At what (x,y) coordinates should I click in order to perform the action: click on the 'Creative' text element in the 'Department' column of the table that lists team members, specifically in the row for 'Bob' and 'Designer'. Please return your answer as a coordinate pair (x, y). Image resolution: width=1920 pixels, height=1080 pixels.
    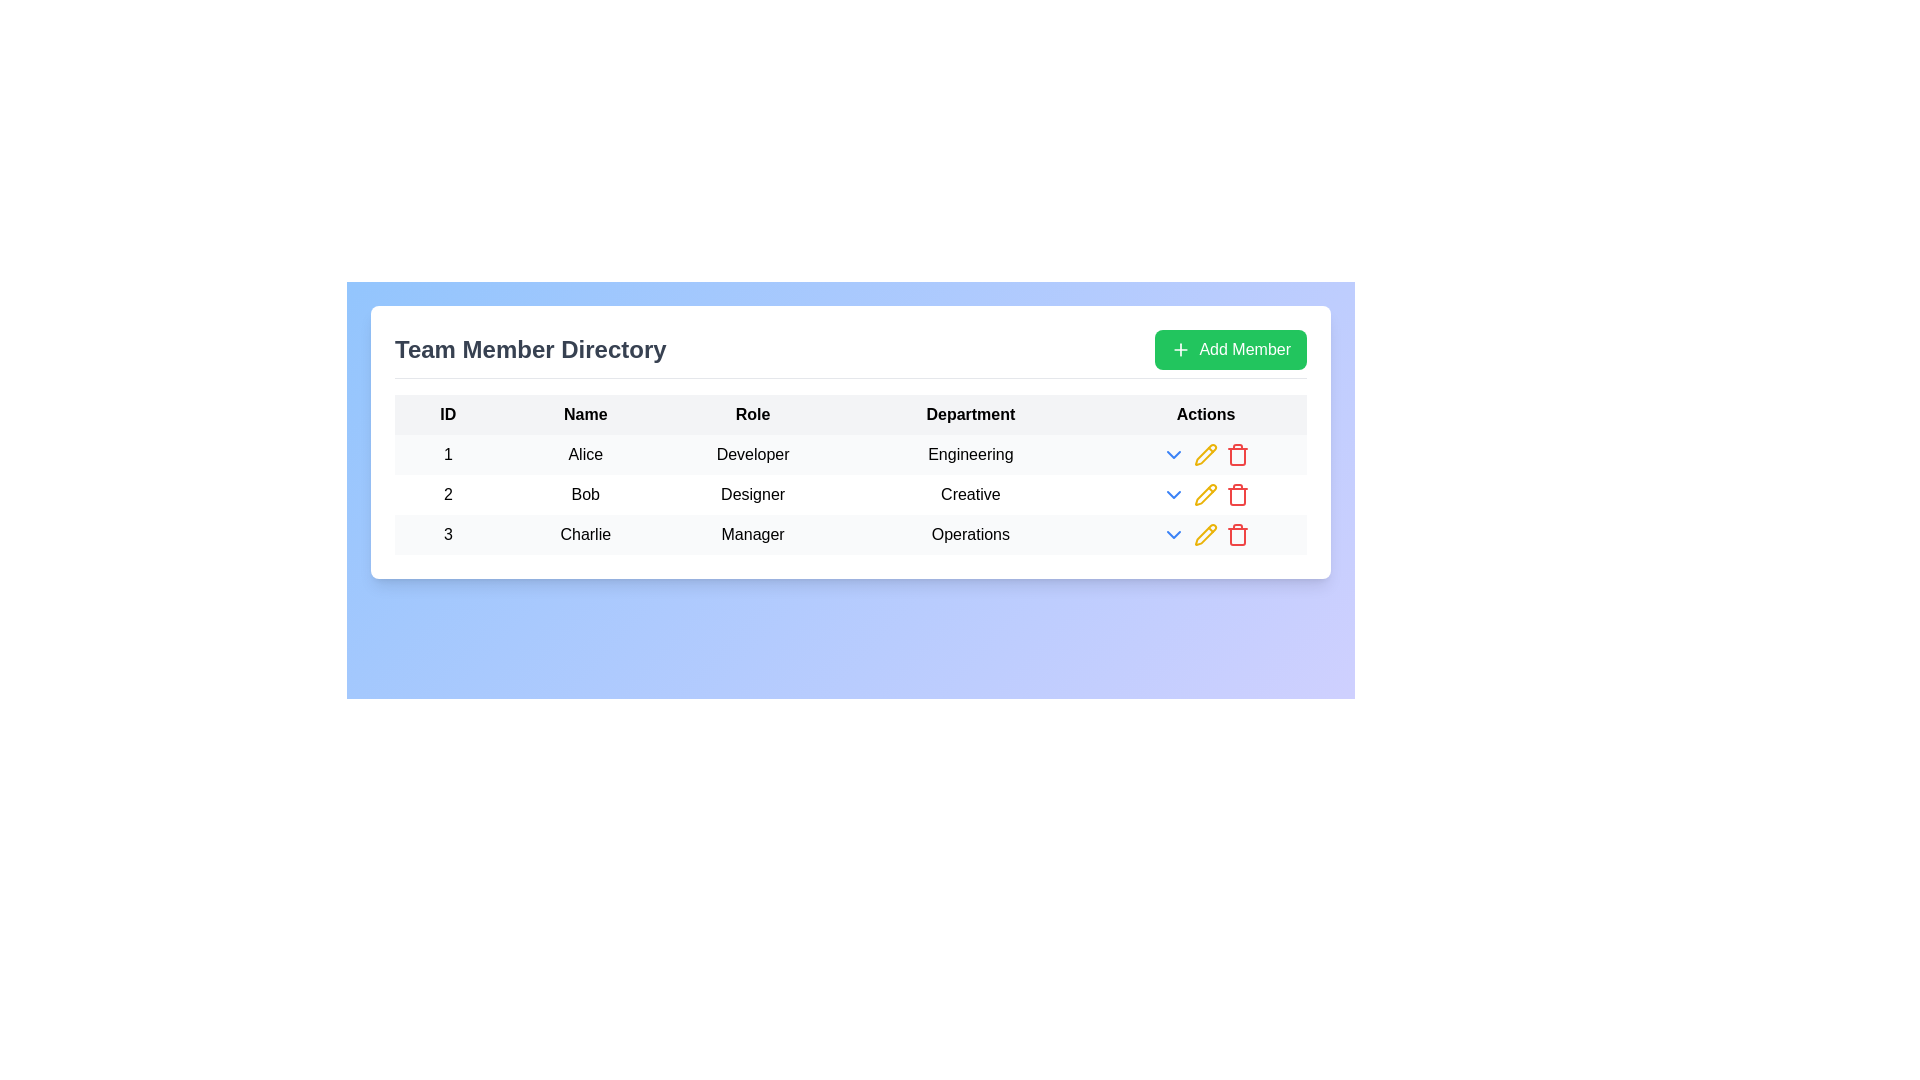
    Looking at the image, I should click on (970, 494).